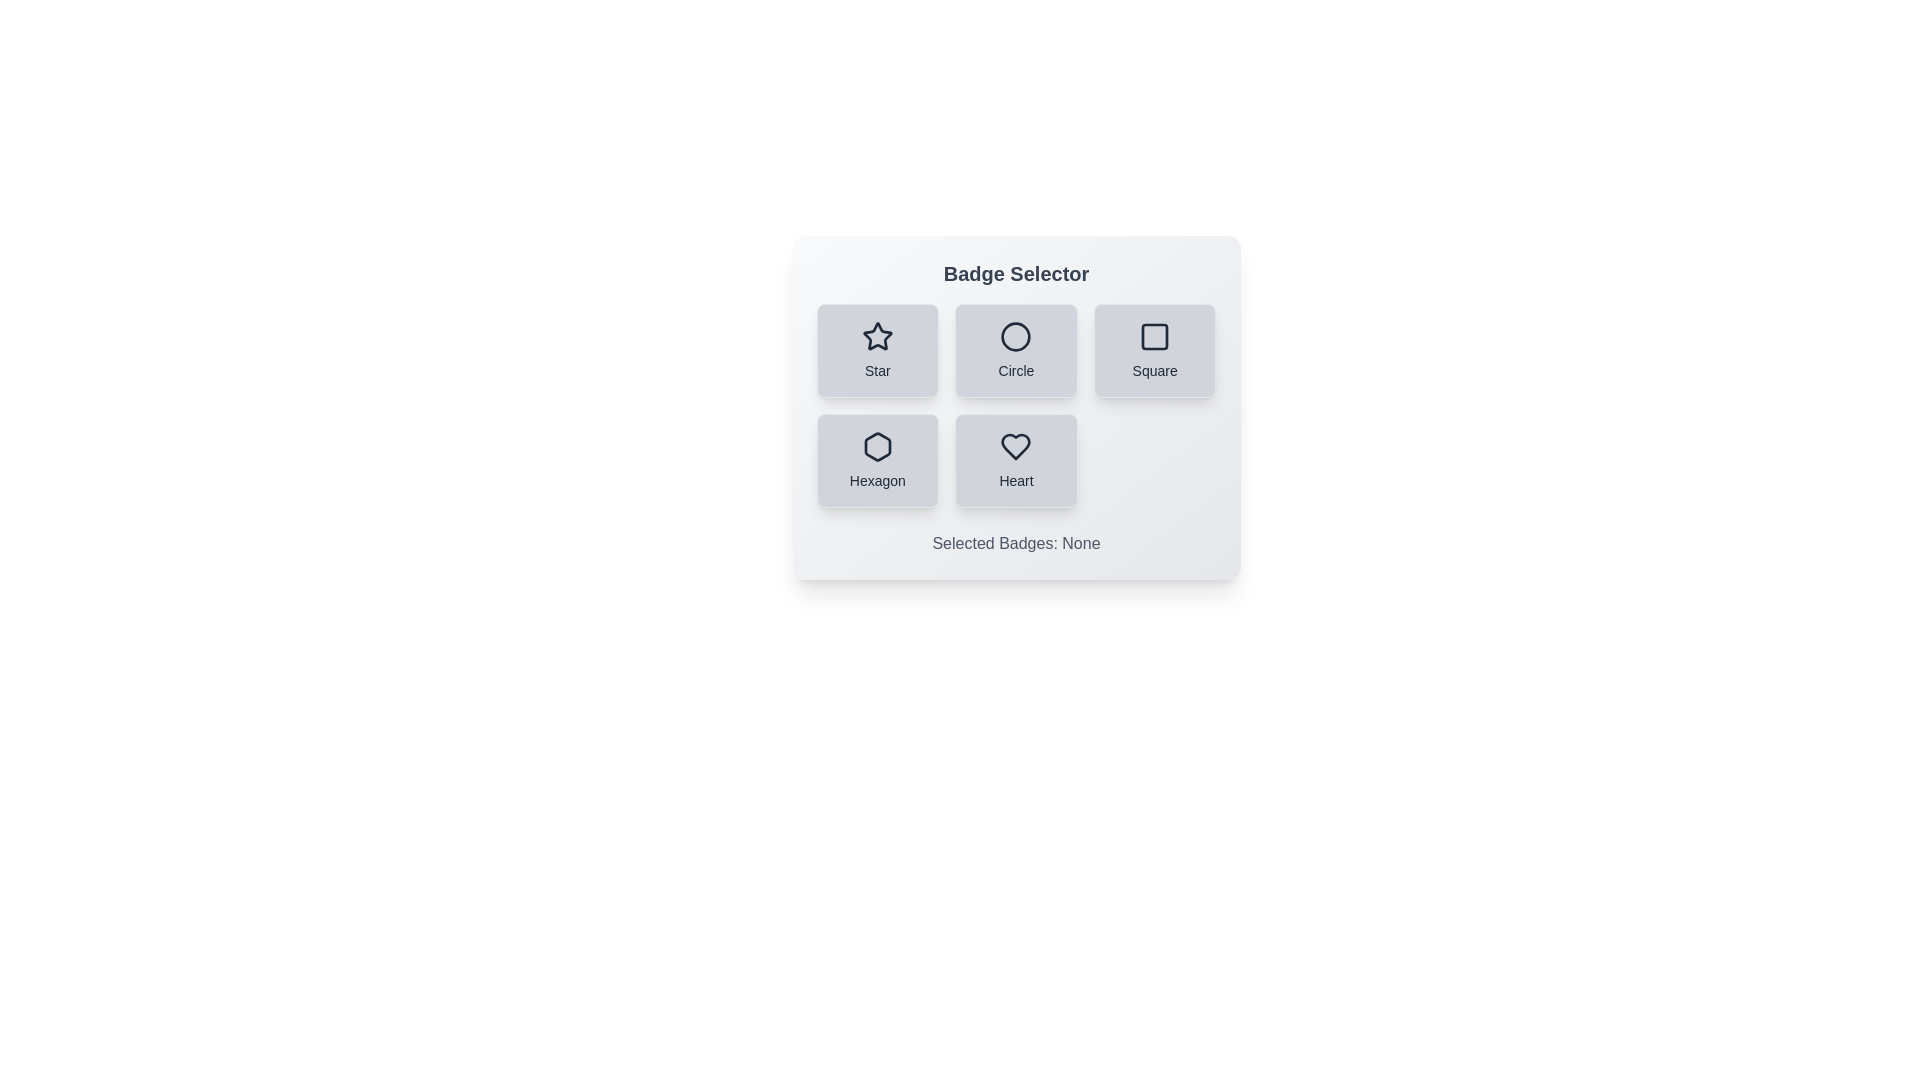 Image resolution: width=1920 pixels, height=1080 pixels. Describe the element at coordinates (1016, 461) in the screenshot. I see `the badge button labeled Heart to observe its visual feedback` at that location.